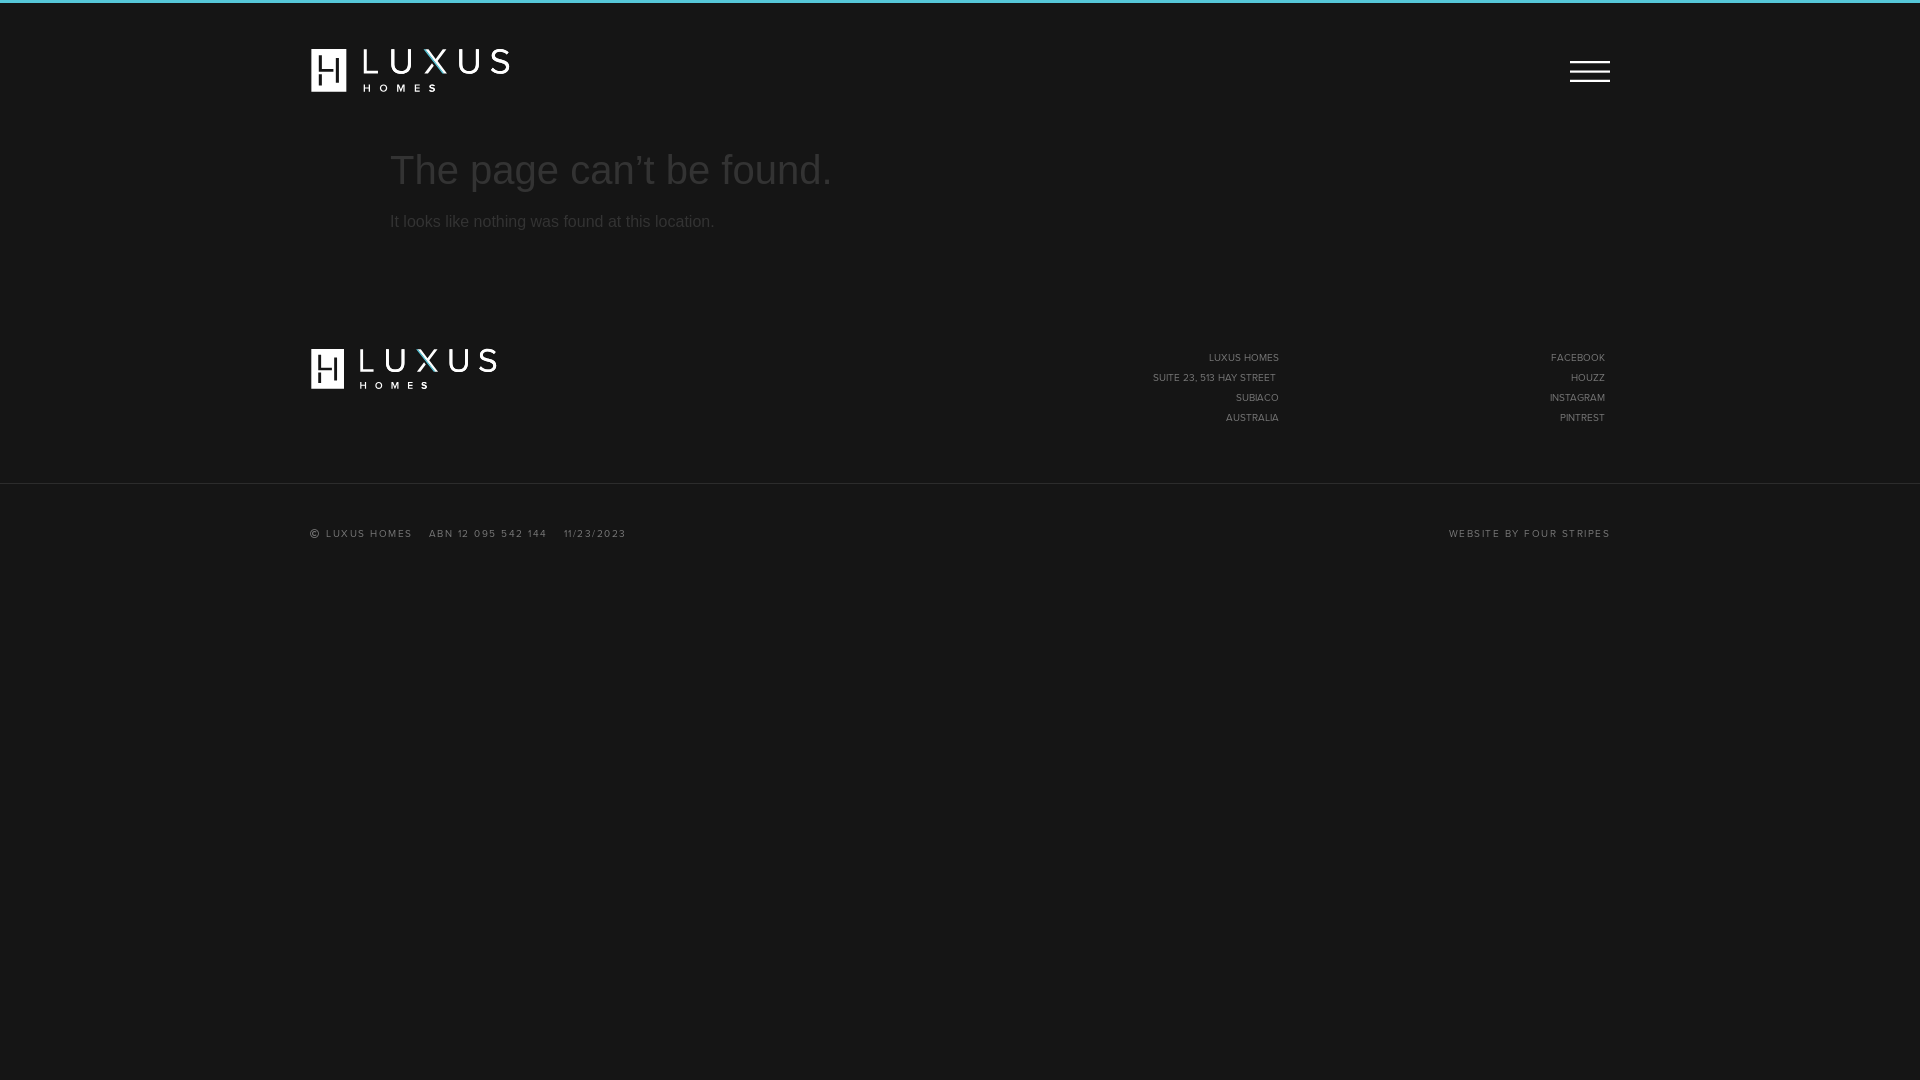 The image size is (1920, 1080). I want to click on 'HOUZZ', so click(1587, 377).